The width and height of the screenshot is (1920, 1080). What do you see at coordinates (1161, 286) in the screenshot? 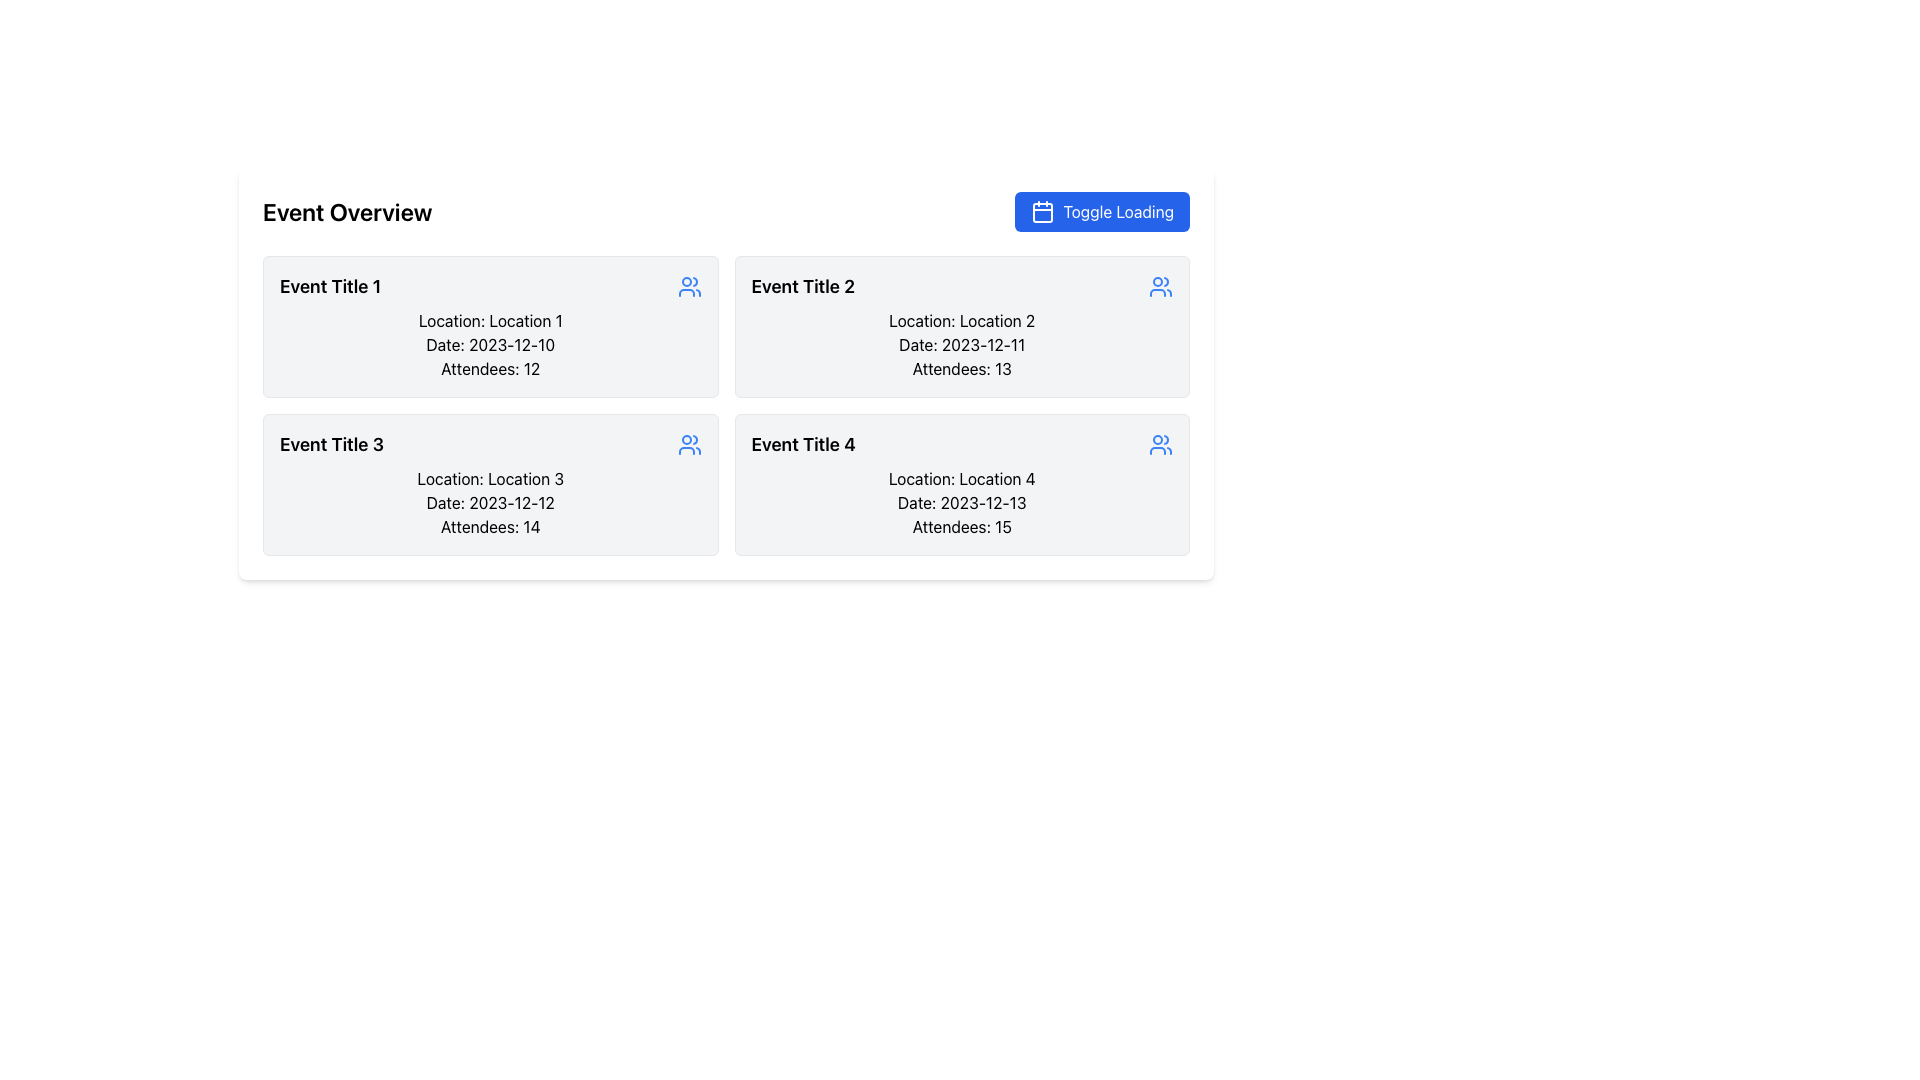
I see `the blue icon depicting two stylized human figures located in the header section of the Event Title 2 card, which is positioned to the upper-right side of the card` at bounding box center [1161, 286].